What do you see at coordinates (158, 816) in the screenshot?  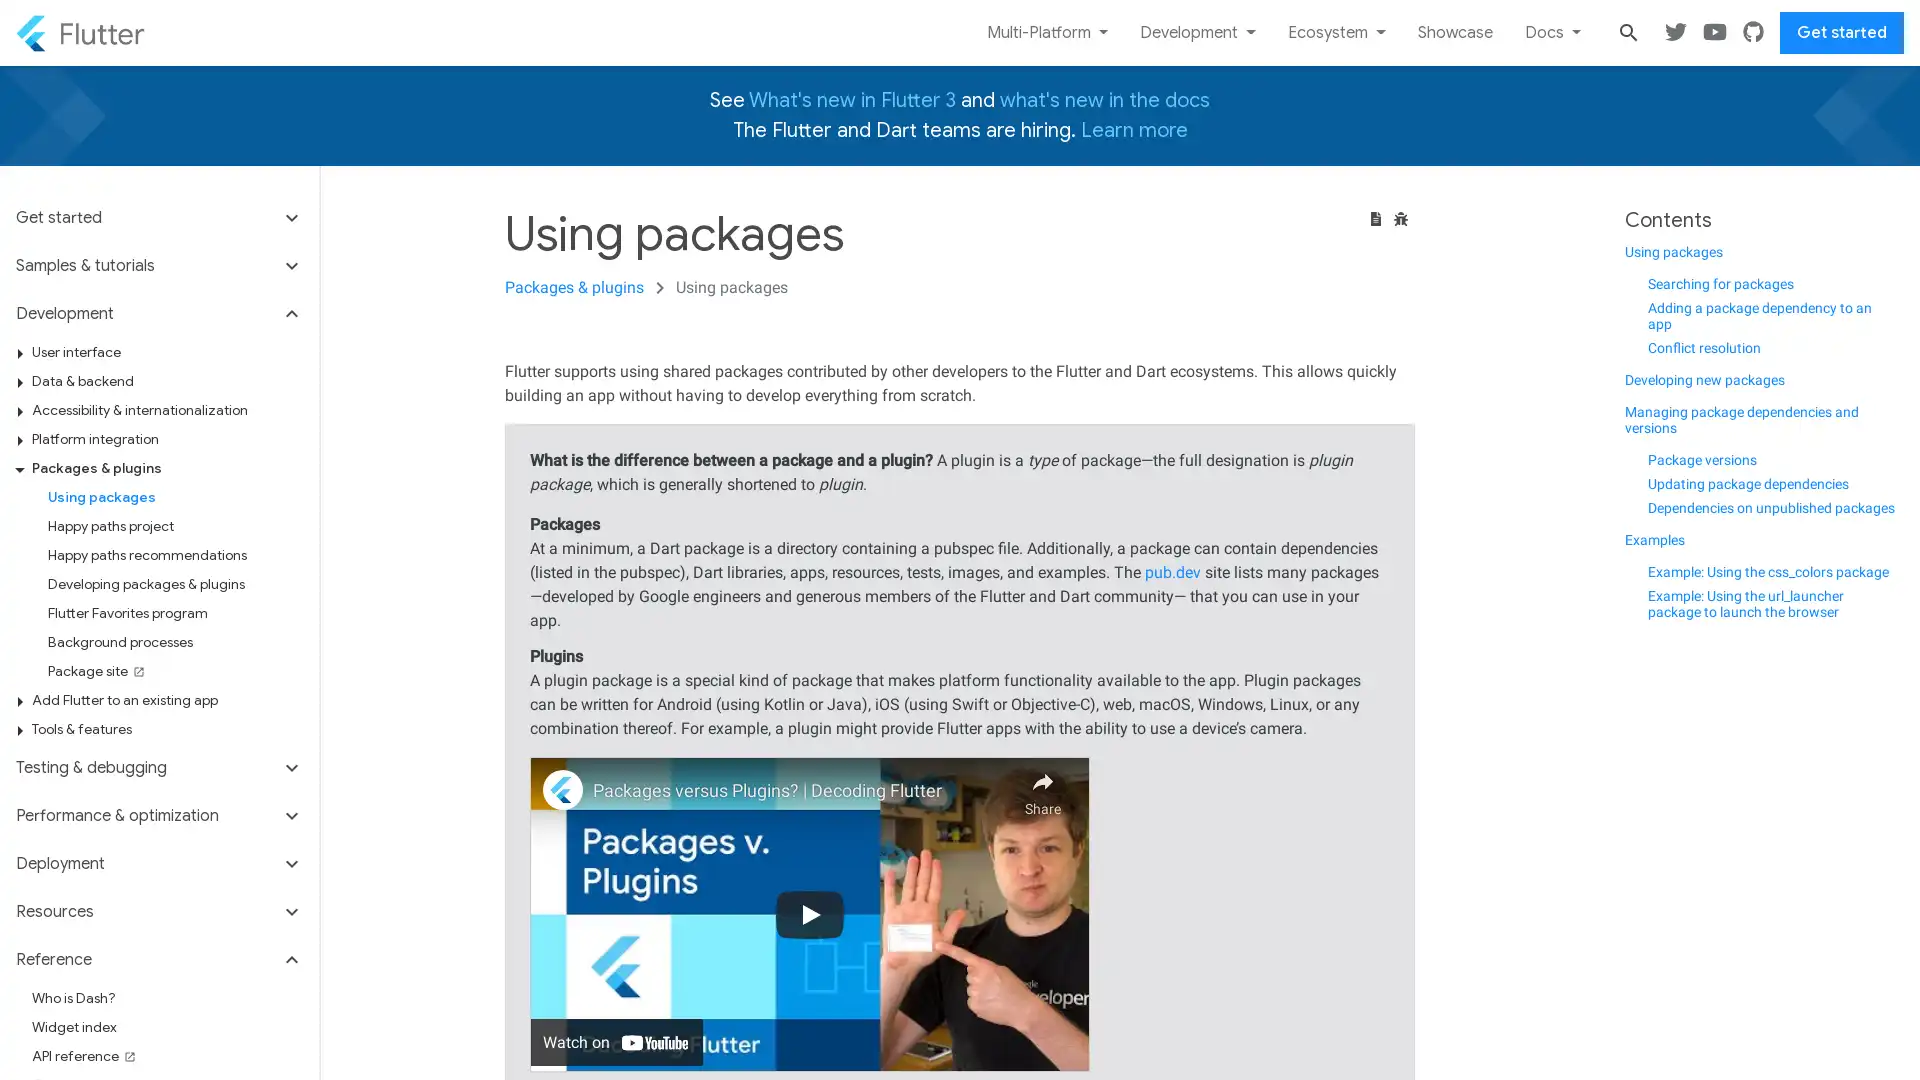 I see `Performance & optimization keyboard_arrow_down` at bounding box center [158, 816].